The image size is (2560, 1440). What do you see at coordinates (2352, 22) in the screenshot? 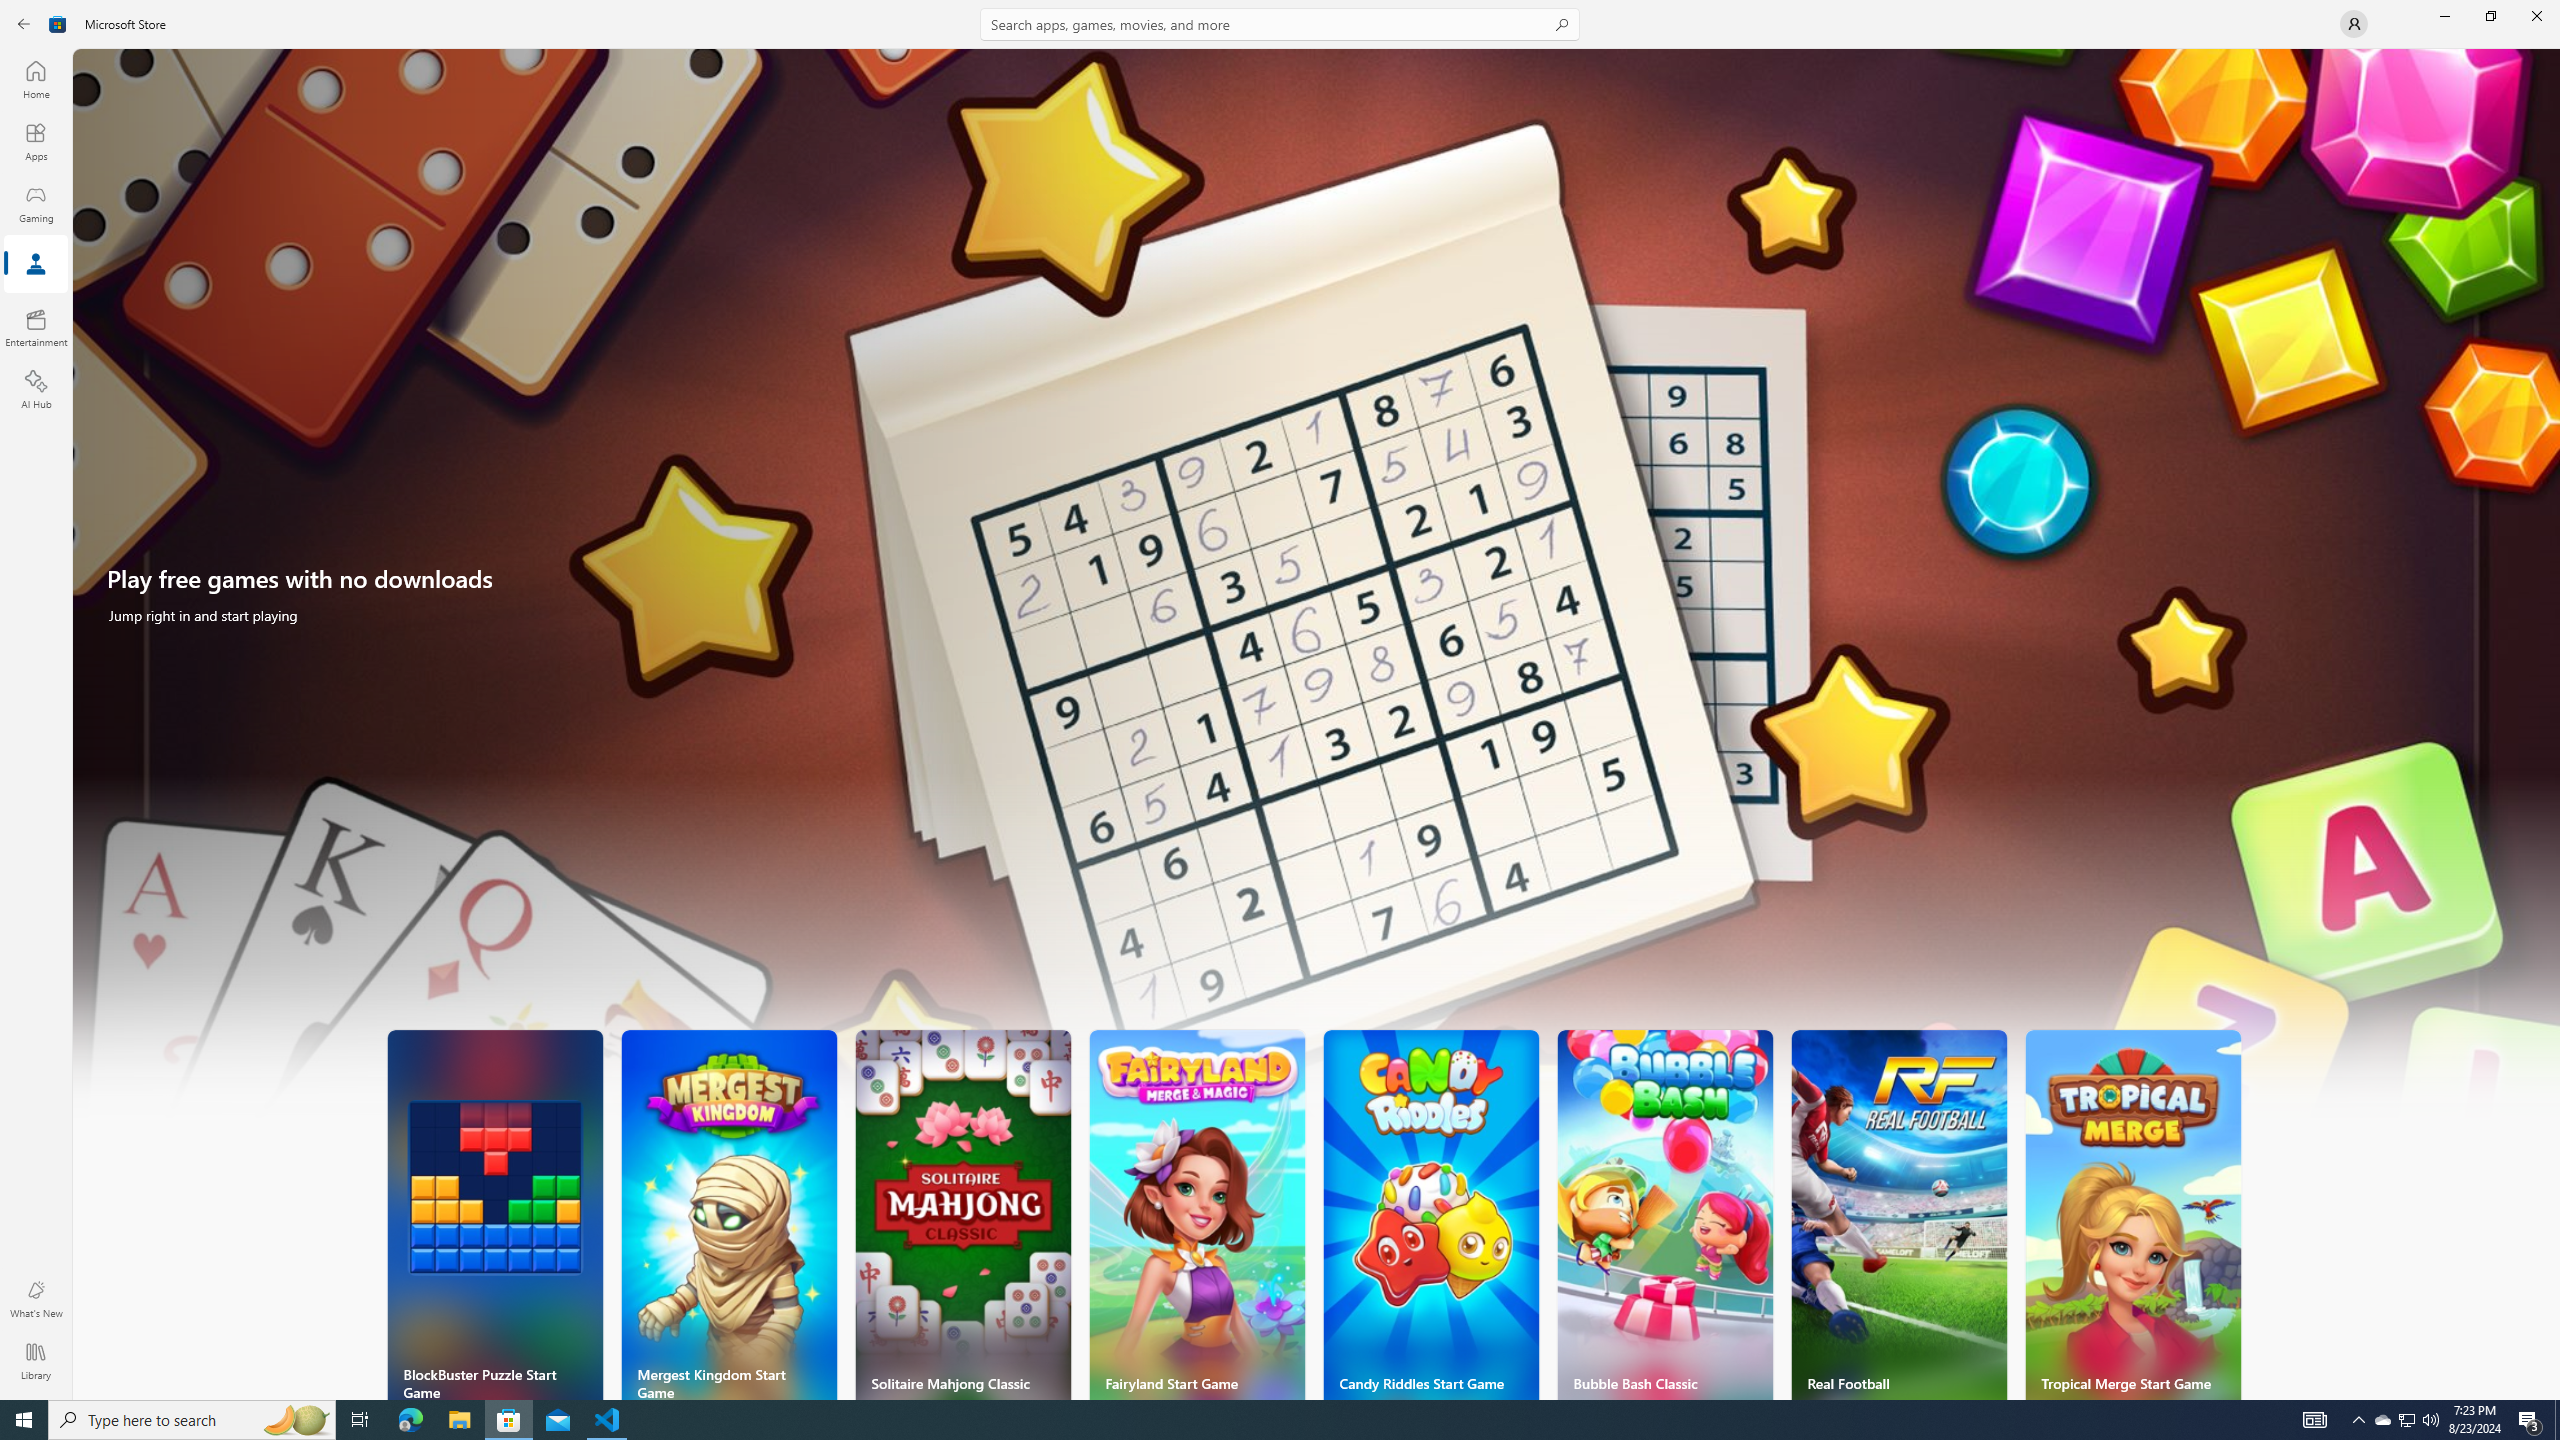
I see `'User profile'` at bounding box center [2352, 22].